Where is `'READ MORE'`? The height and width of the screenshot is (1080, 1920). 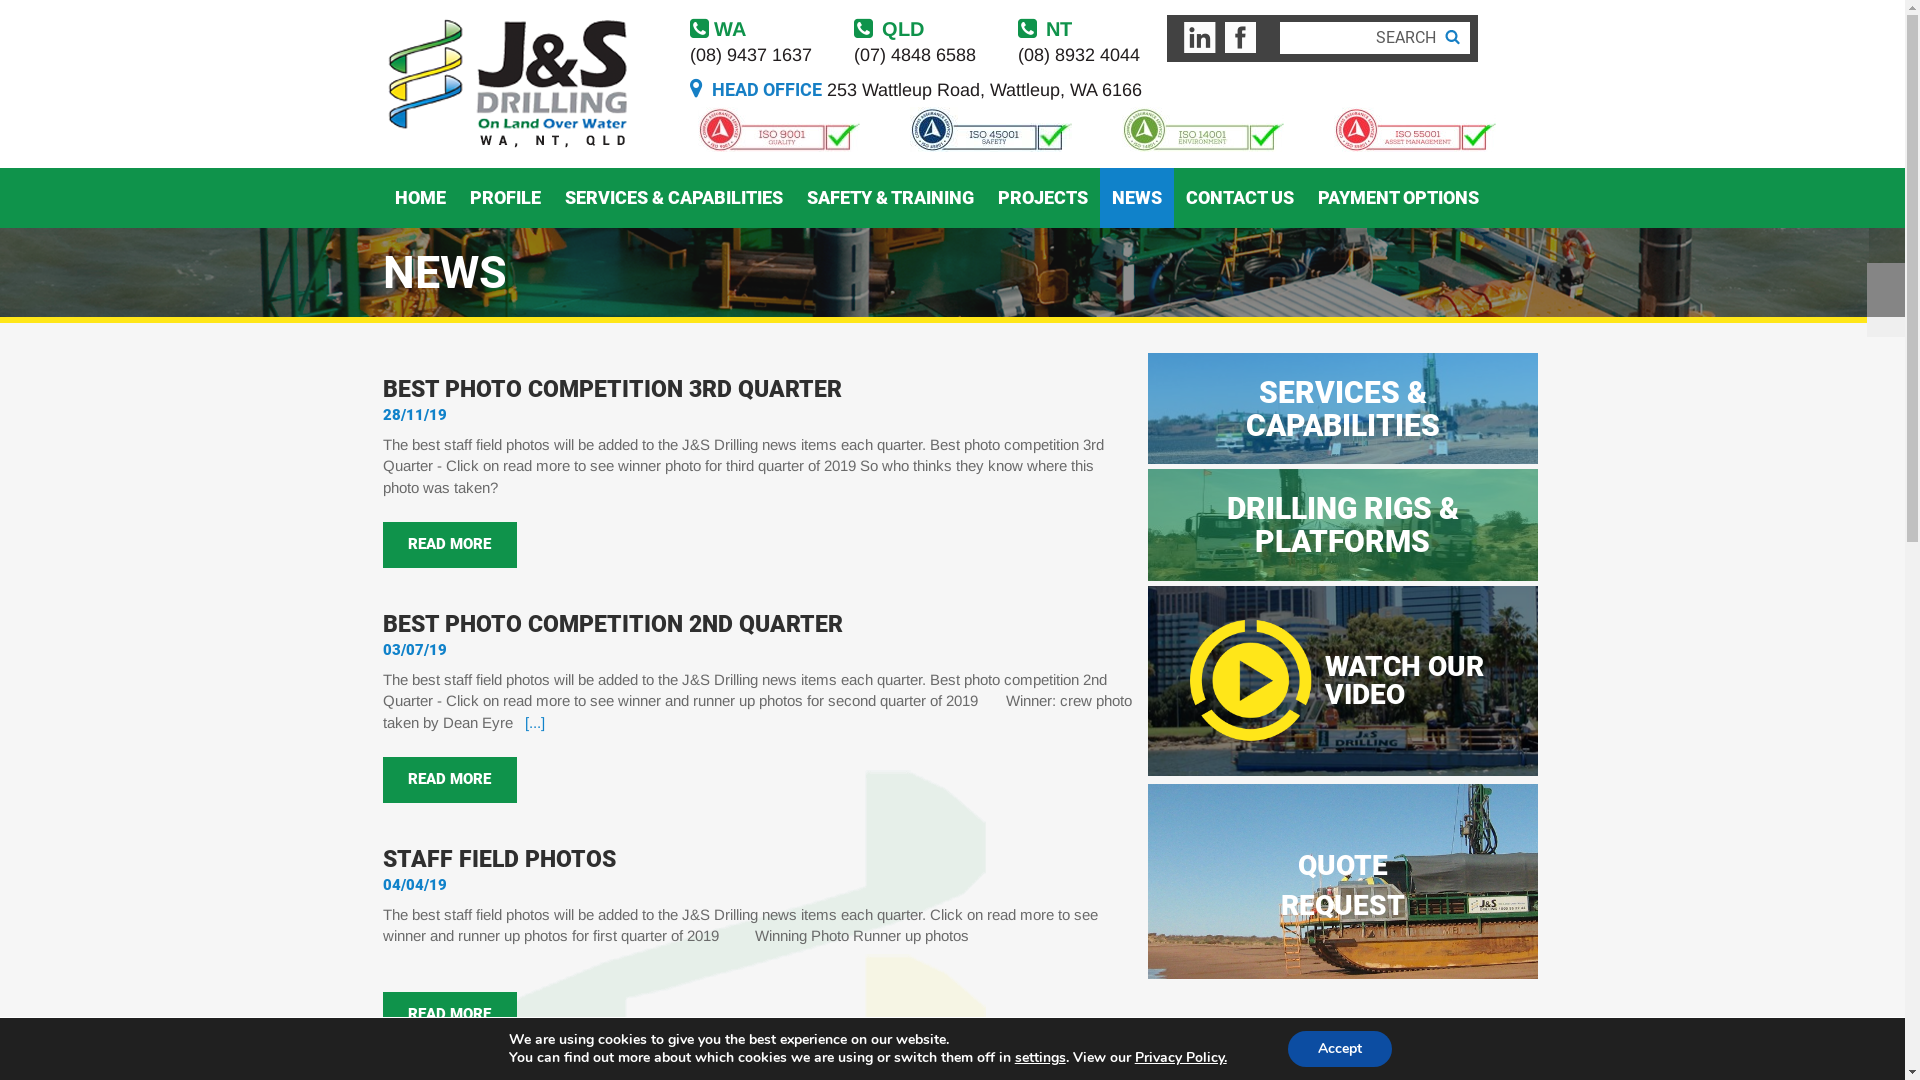
'READ MORE' is located at coordinates (382, 778).